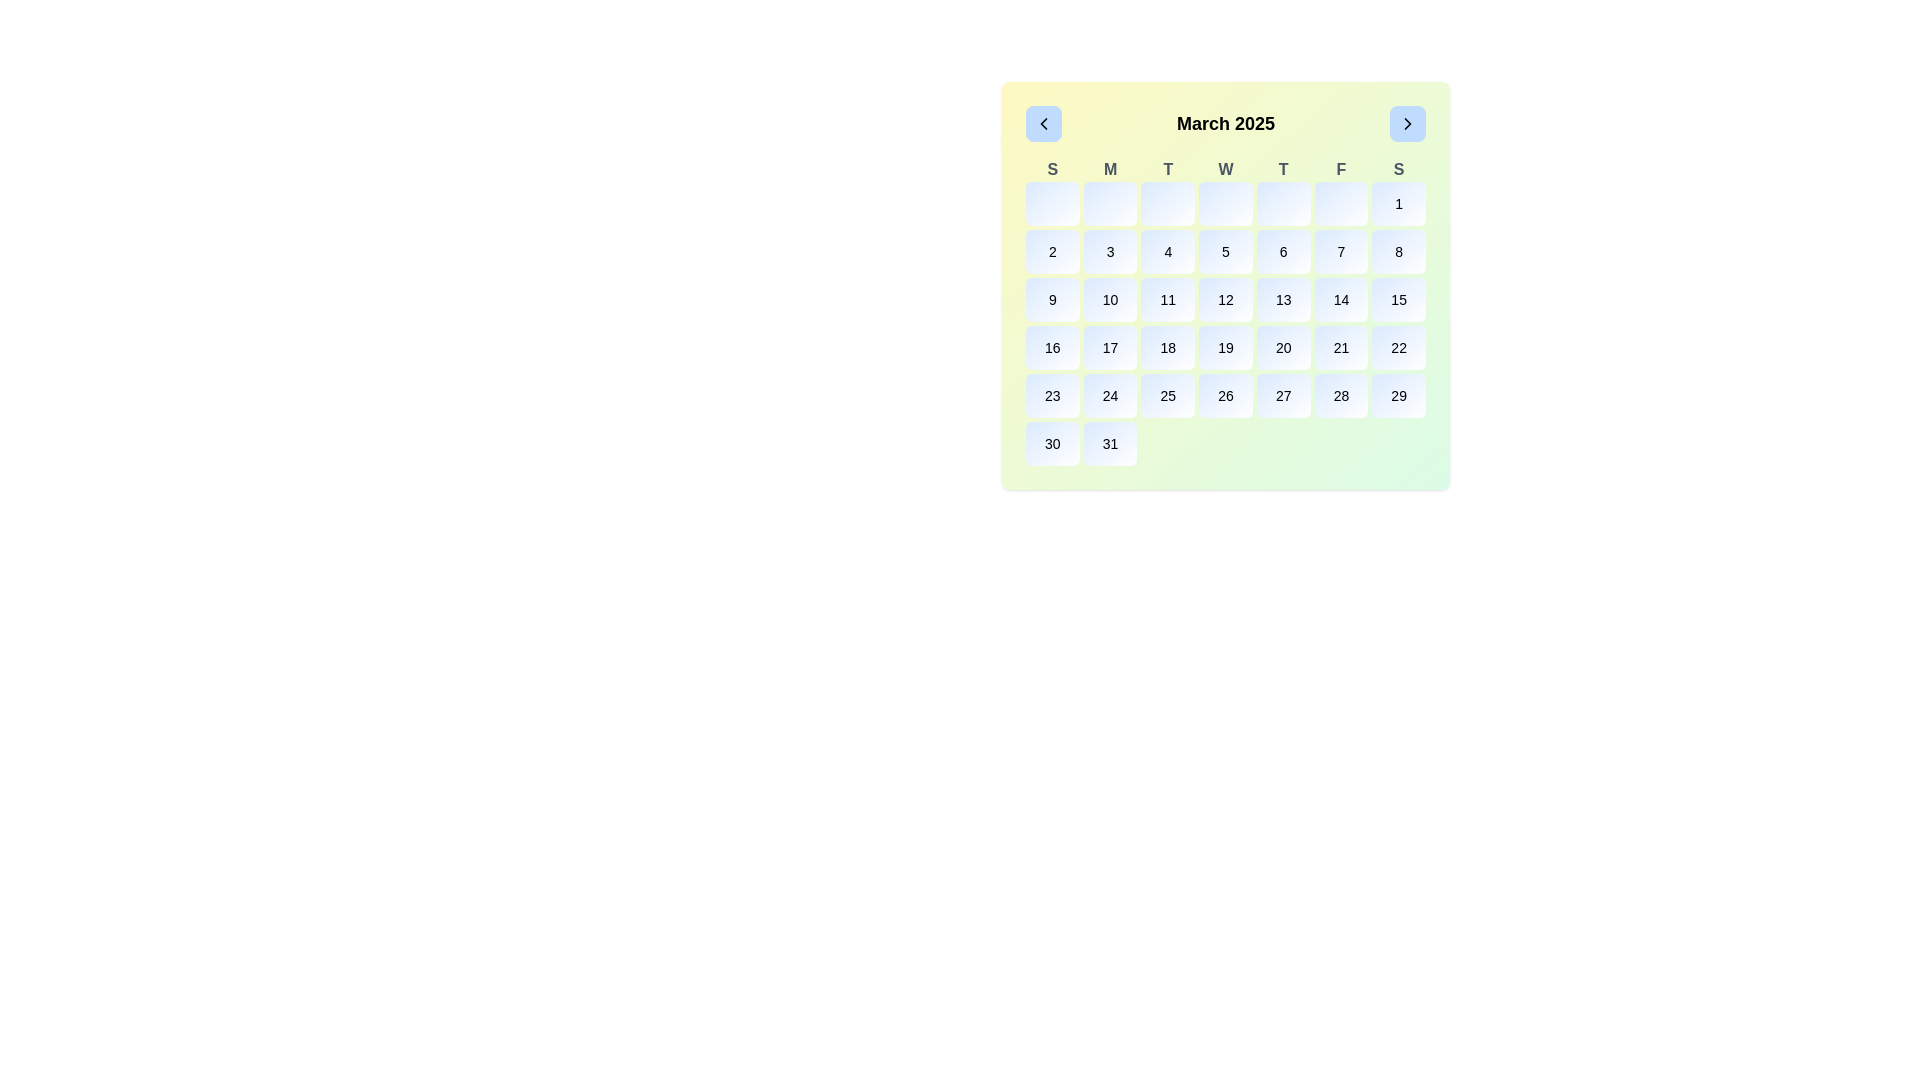 This screenshot has width=1920, height=1080. I want to click on the rectangular interactive button with a gradient background located in the March 2025 calendar layout, positioned as the fifth item in the first row under Thursday, so click(1283, 204).